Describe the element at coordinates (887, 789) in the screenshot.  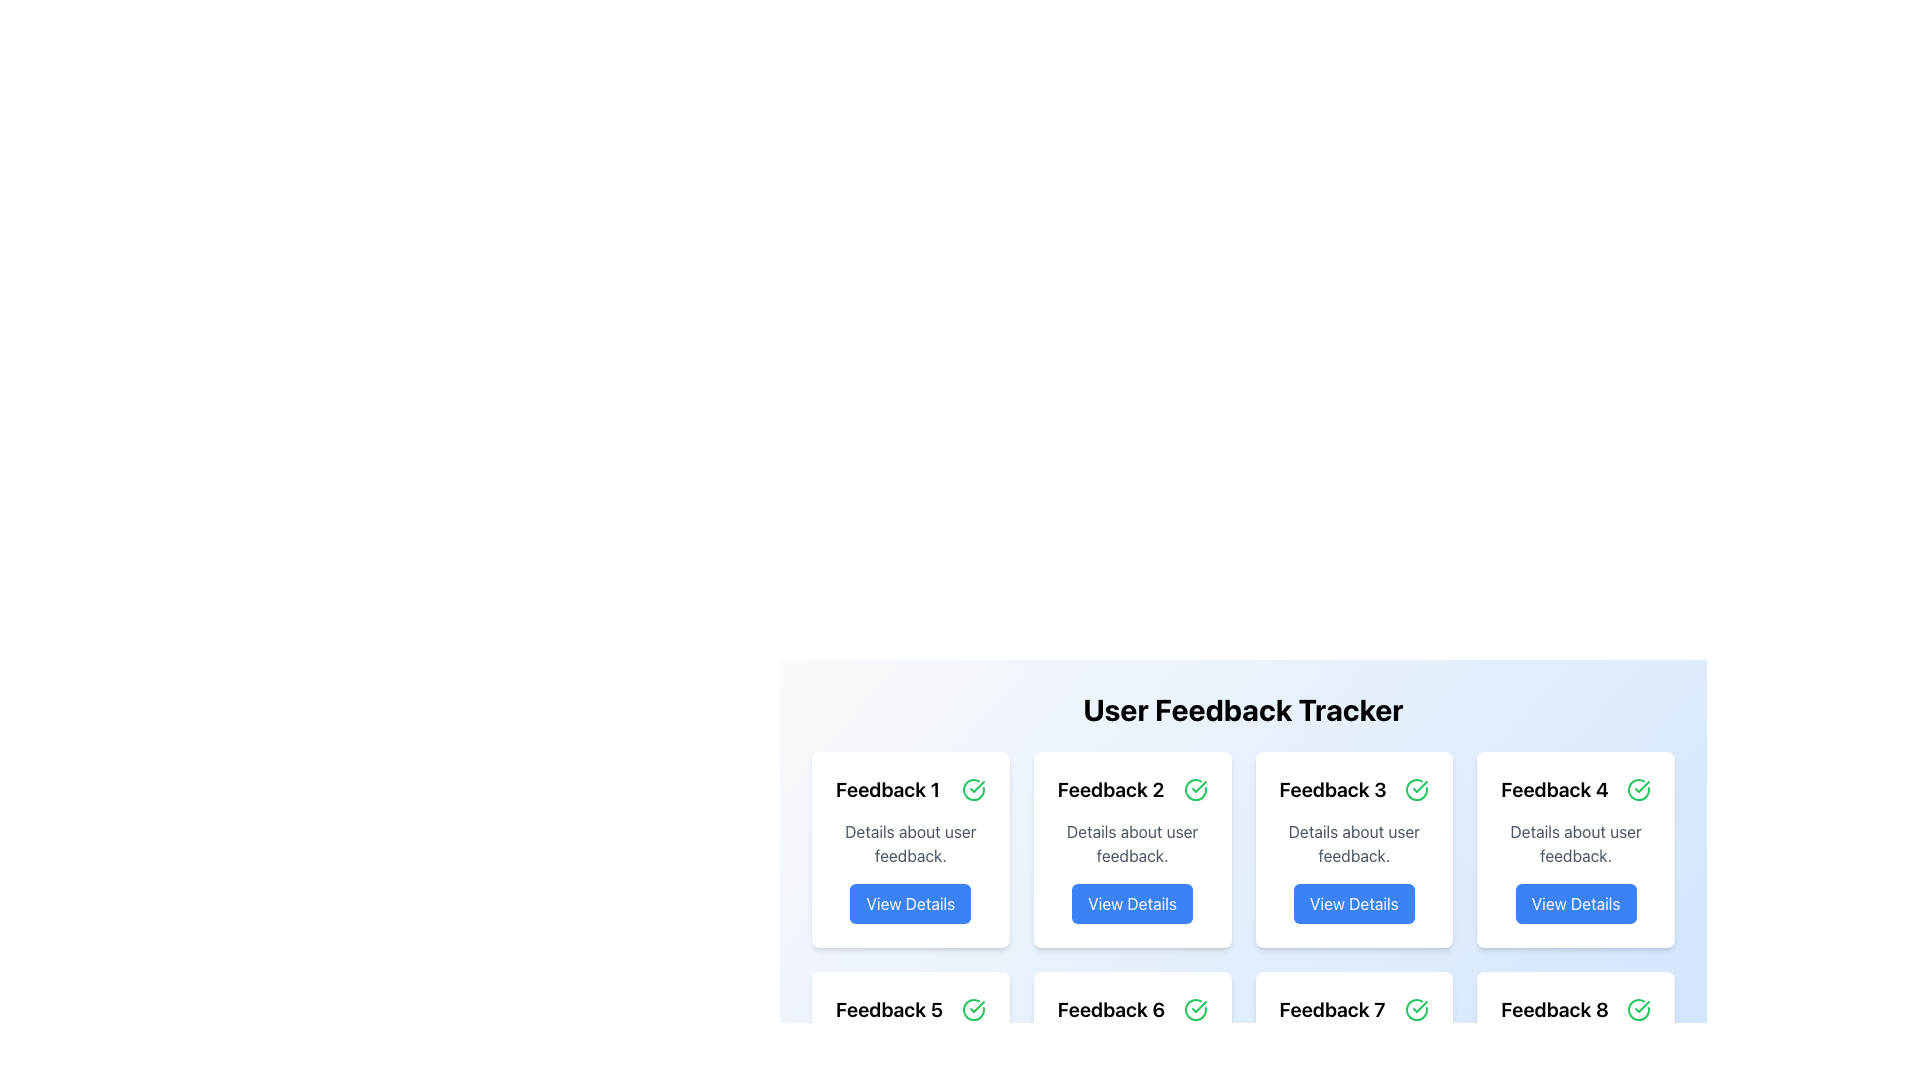
I see `the text label displaying 'Feedback 1', which is positioned in the top-left corner of the card layout` at that location.